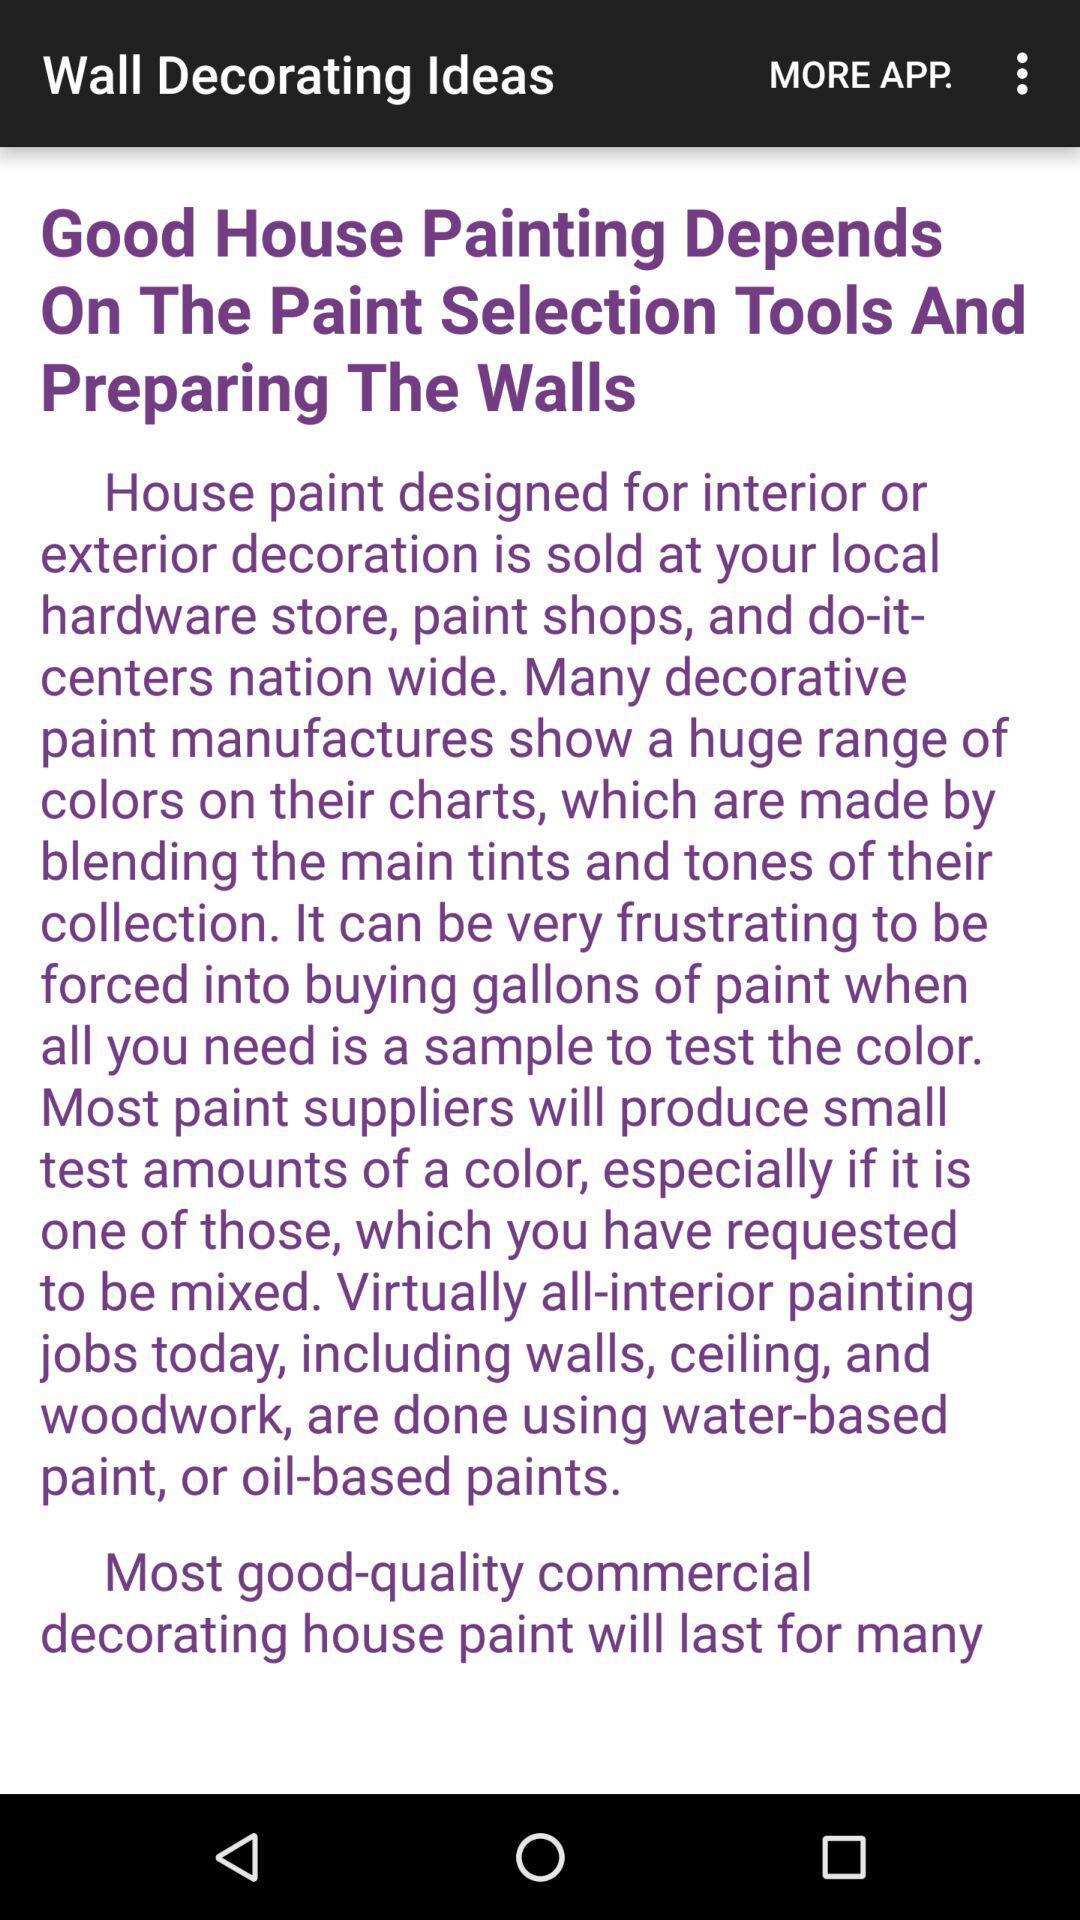 The height and width of the screenshot is (1920, 1080). Describe the element at coordinates (860, 73) in the screenshot. I see `app next to wall decorating ideas item` at that location.